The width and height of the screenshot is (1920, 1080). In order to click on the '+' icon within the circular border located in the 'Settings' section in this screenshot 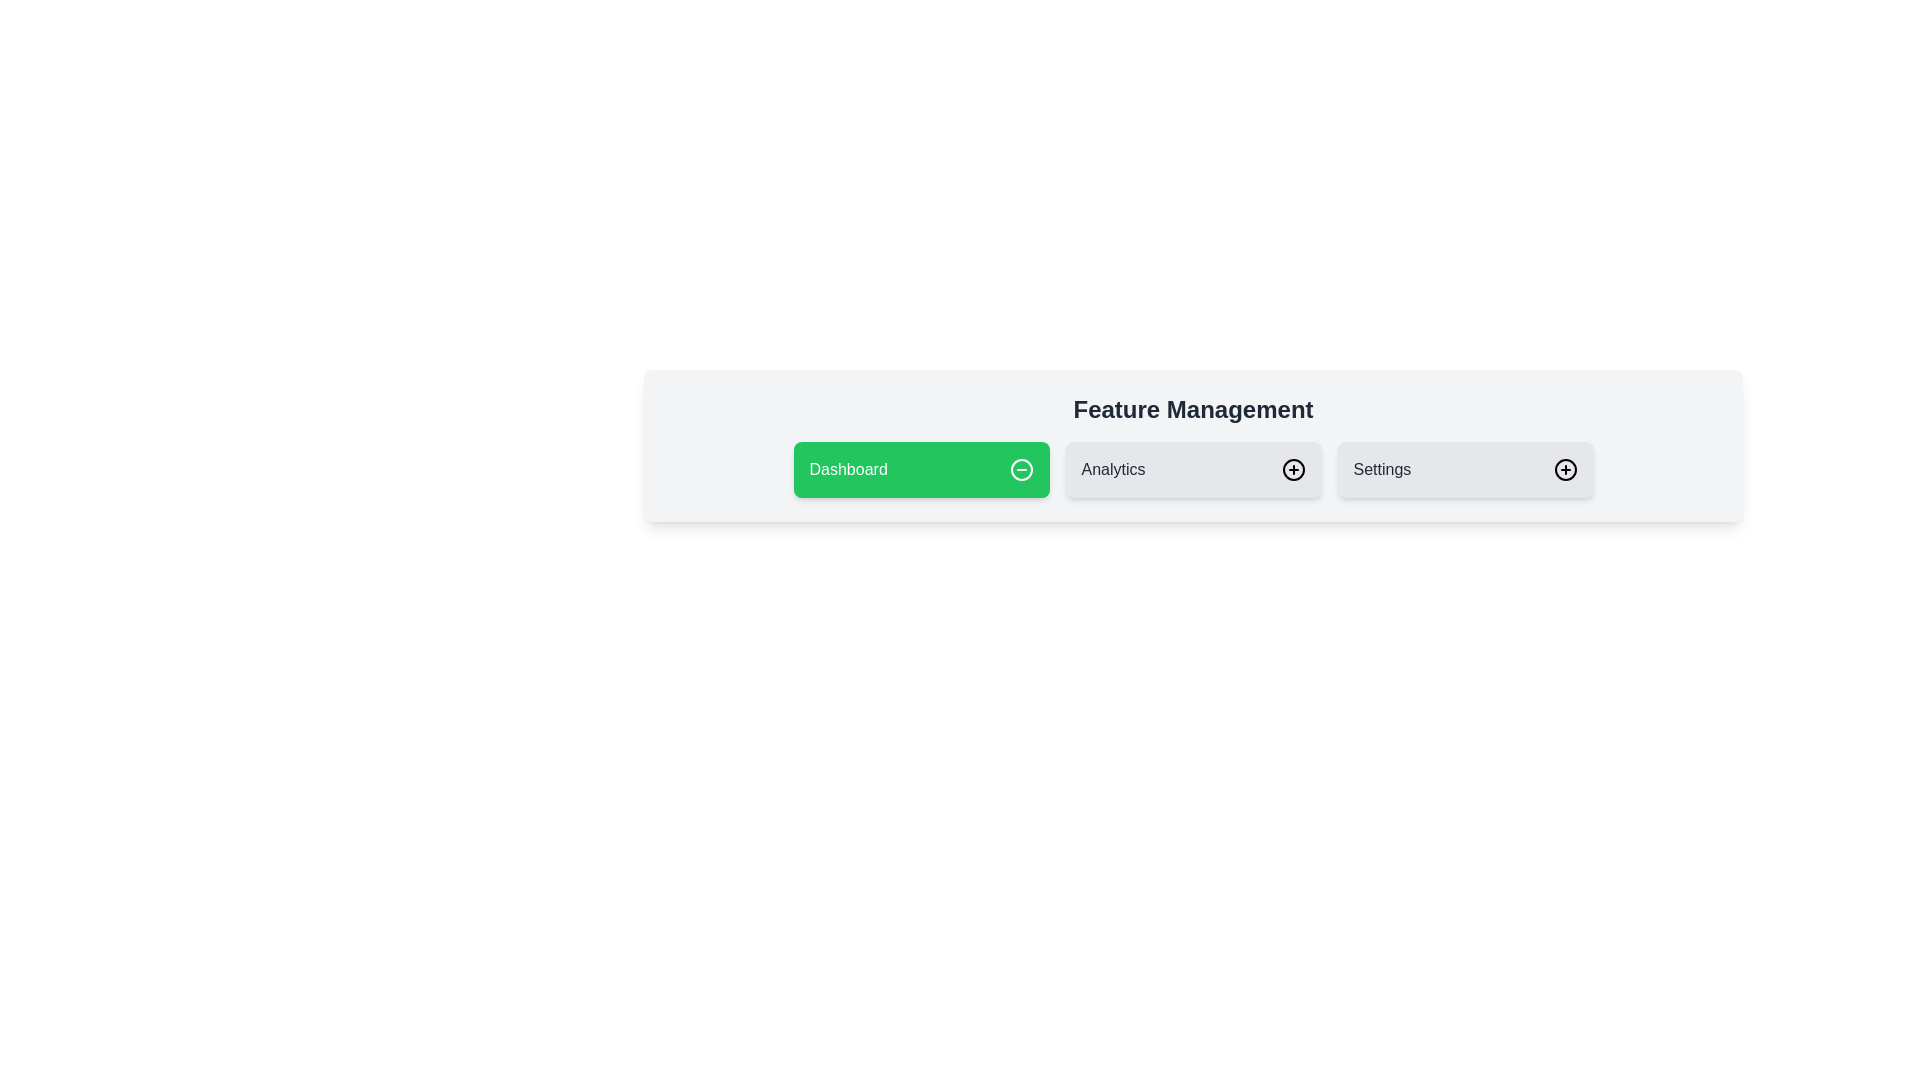, I will do `click(1564, 470)`.